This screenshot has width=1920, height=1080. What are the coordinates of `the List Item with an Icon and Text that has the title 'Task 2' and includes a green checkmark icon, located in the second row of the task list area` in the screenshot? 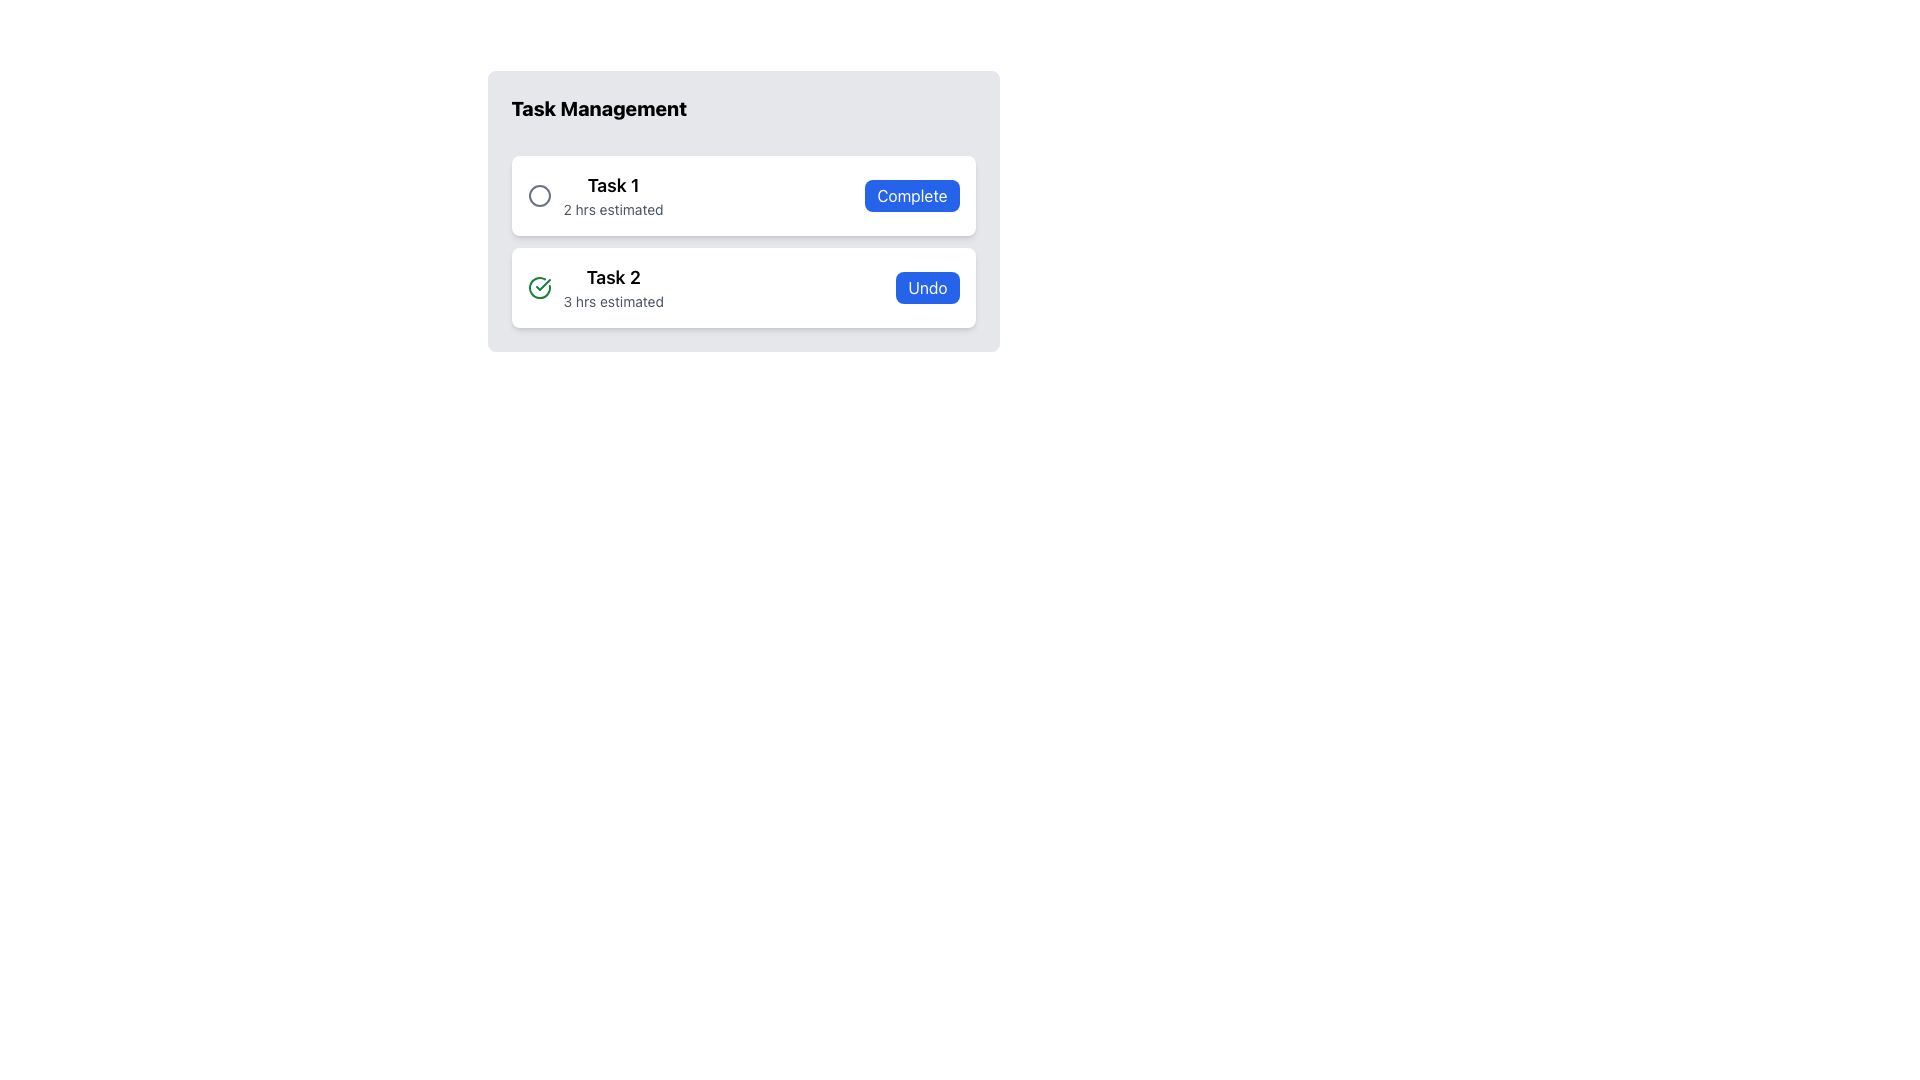 It's located at (594, 288).